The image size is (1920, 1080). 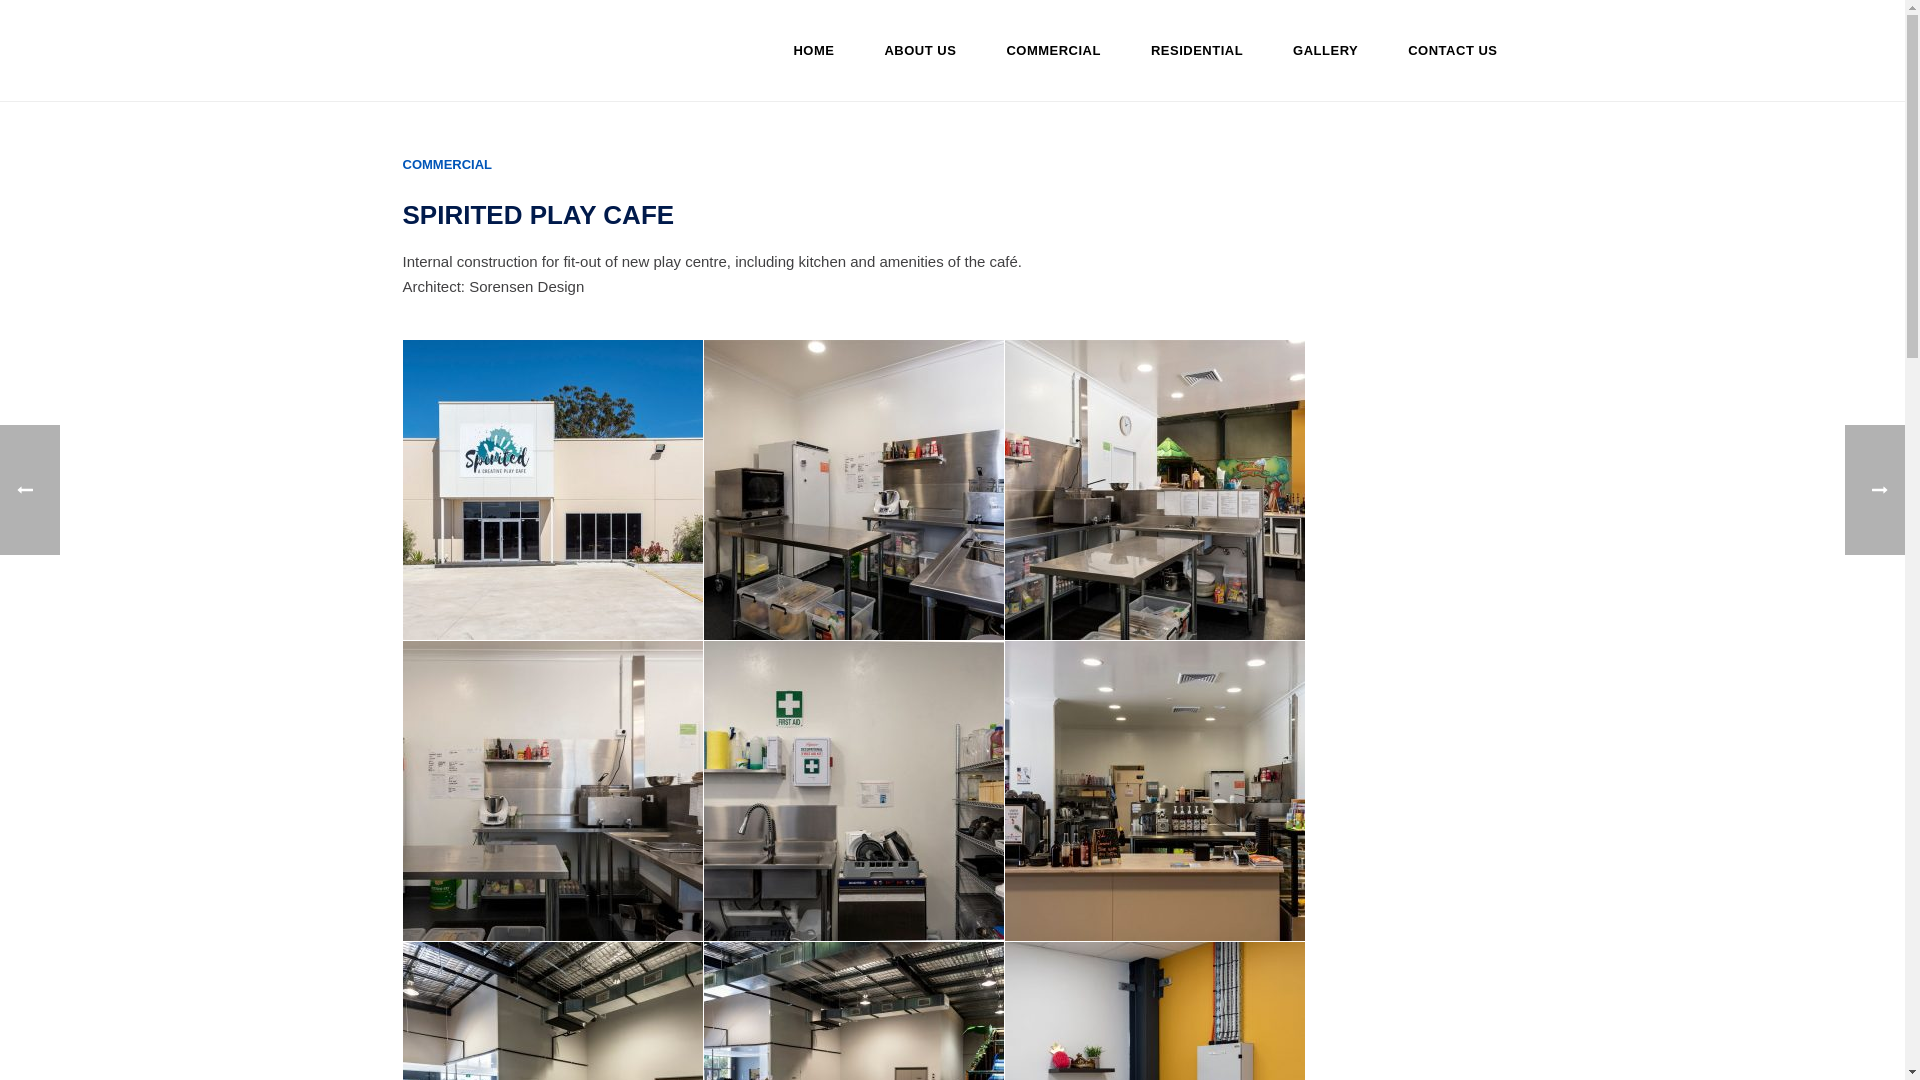 I want to click on 'HOME', so click(x=767, y=49).